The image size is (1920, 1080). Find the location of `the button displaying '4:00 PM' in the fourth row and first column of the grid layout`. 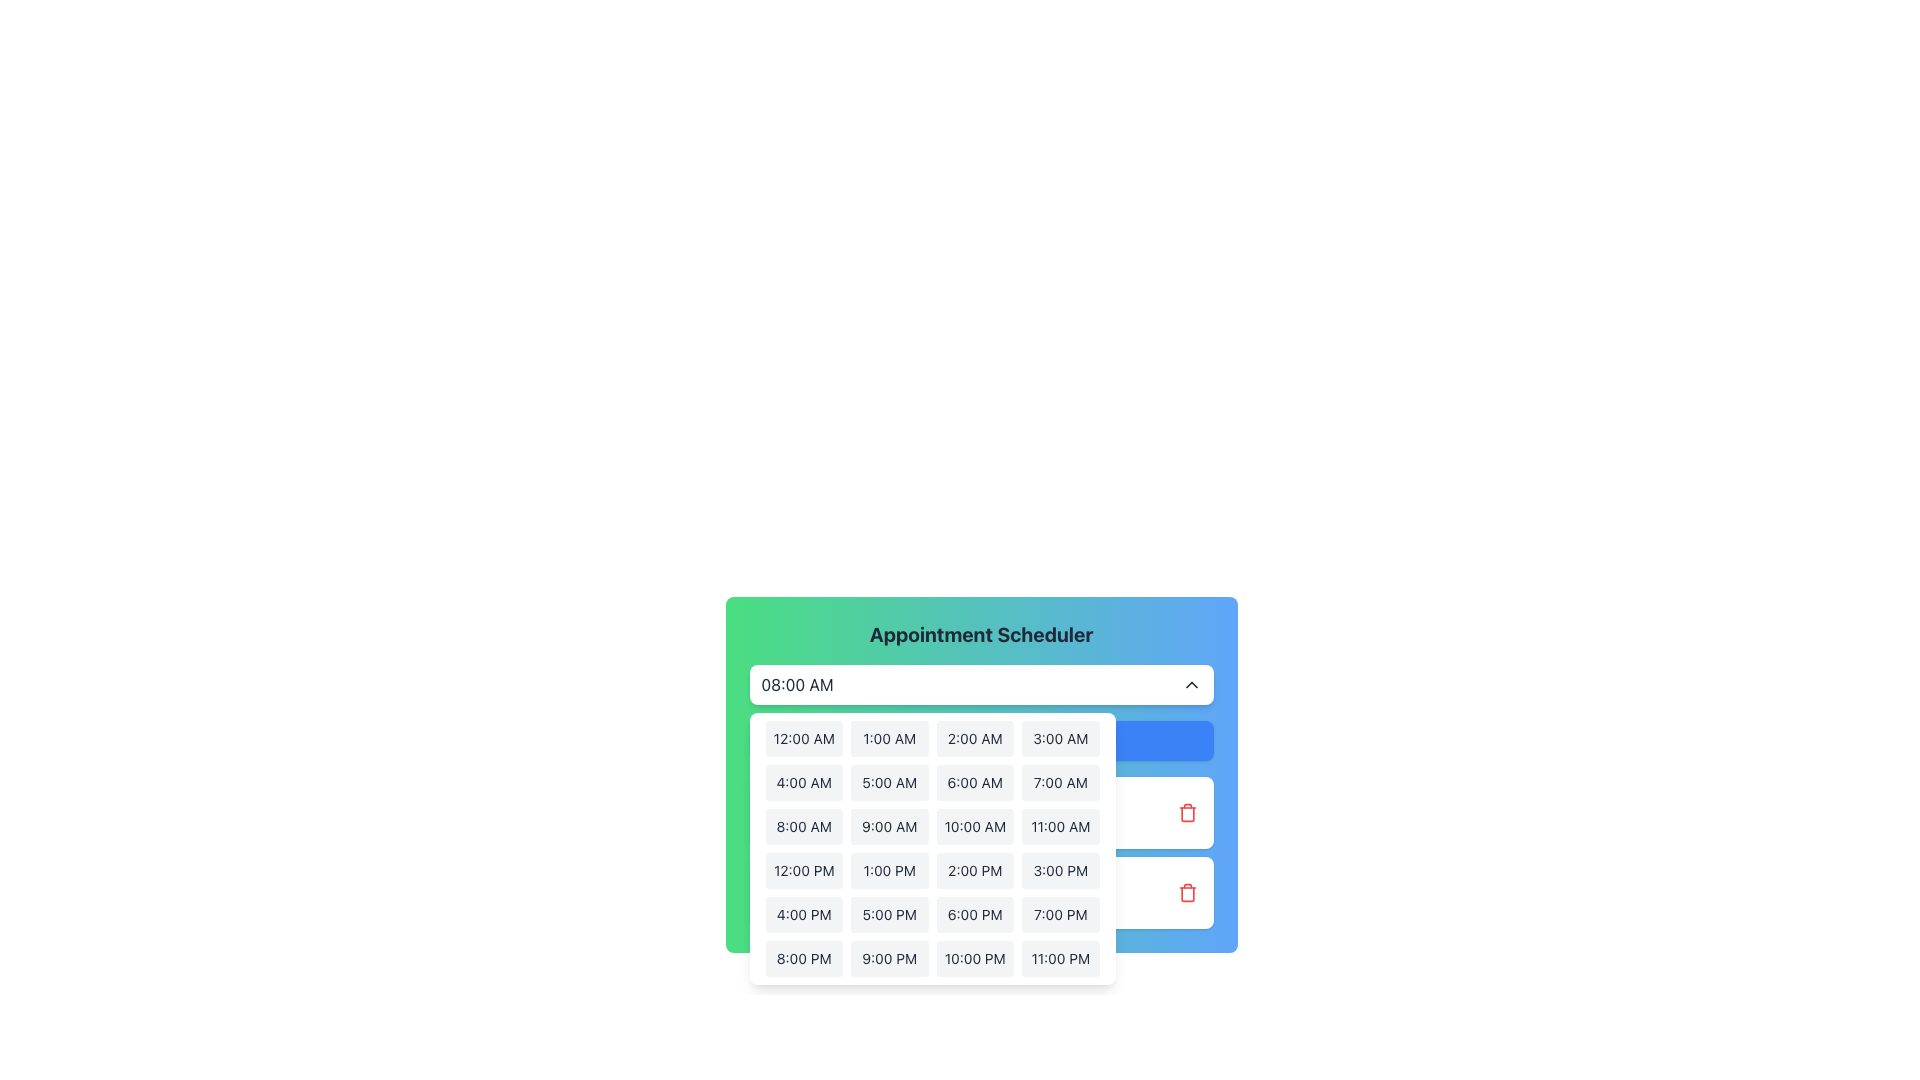

the button displaying '4:00 PM' in the fourth row and first column of the grid layout is located at coordinates (804, 914).